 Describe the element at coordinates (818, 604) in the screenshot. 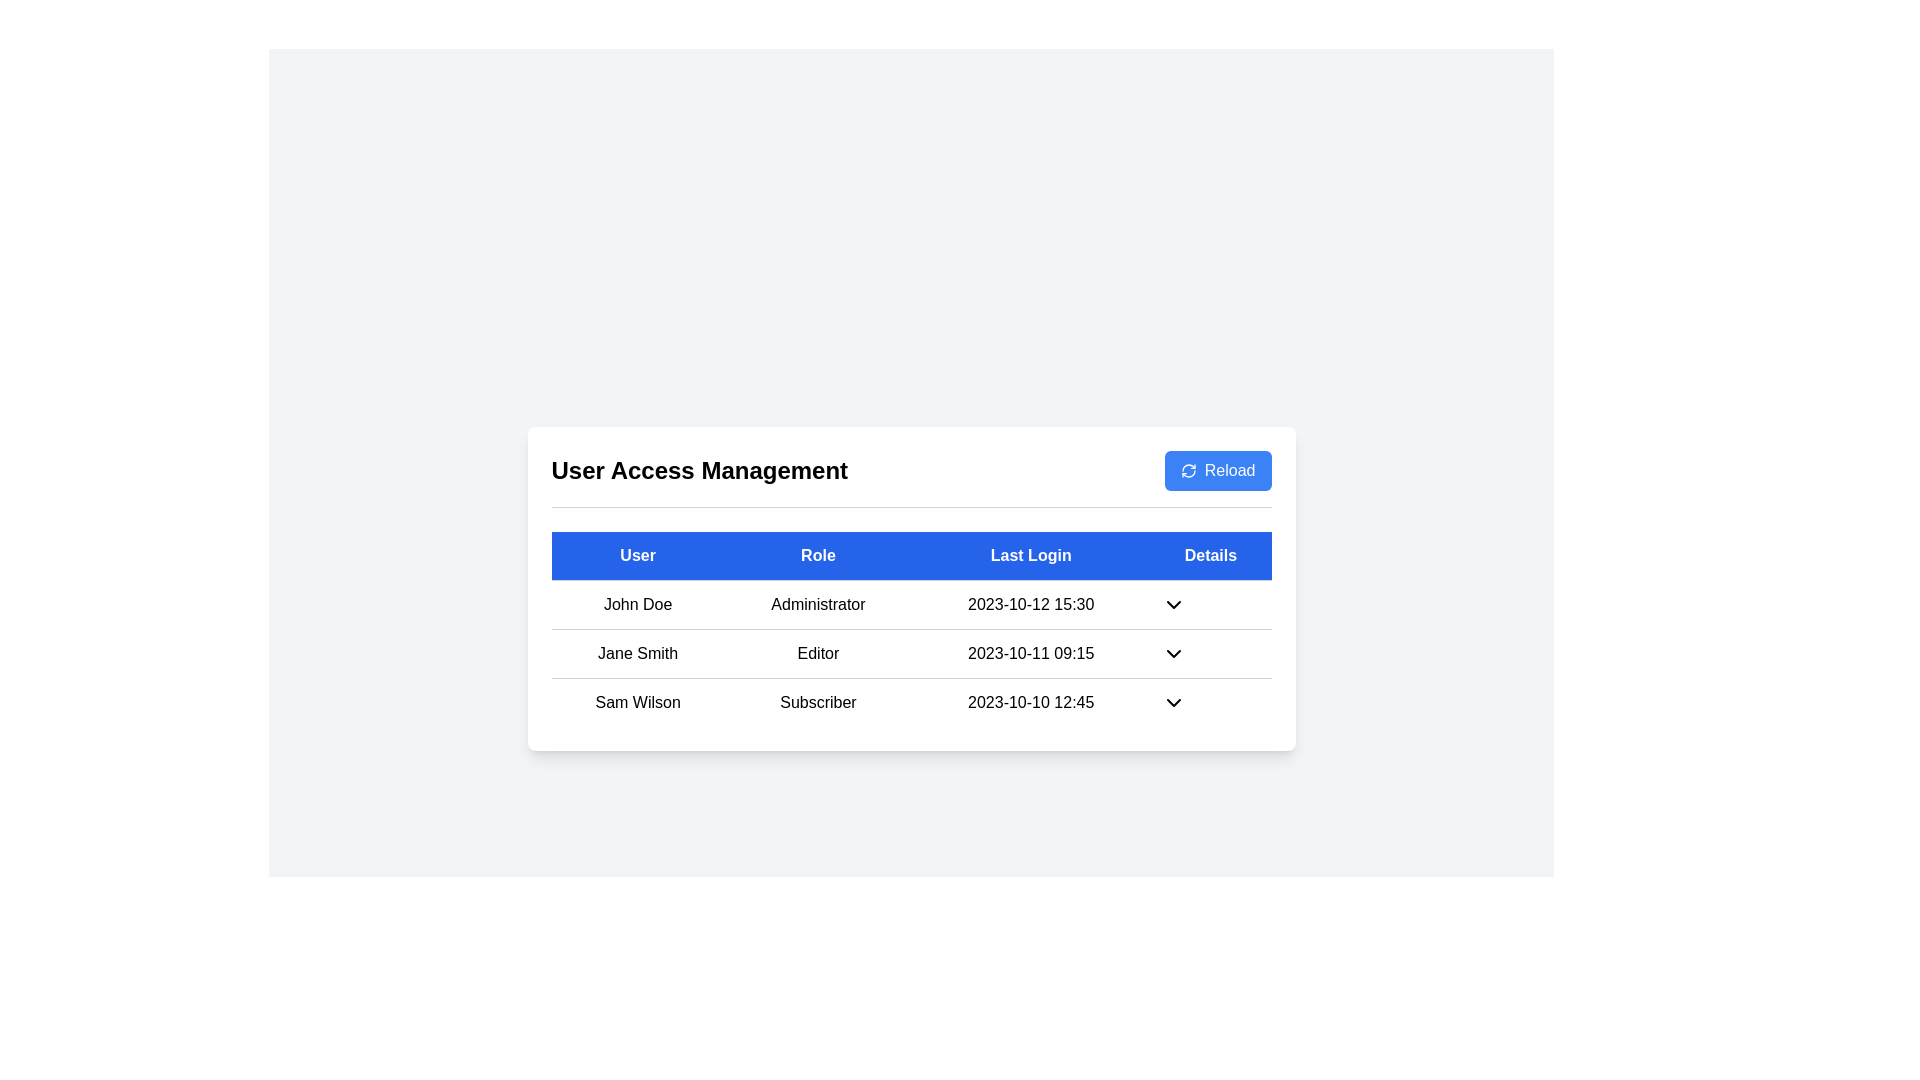

I see `text displayed in the second cell of the 'Role' column for the user 'John Doe' in the 'User Access Management' section` at that location.